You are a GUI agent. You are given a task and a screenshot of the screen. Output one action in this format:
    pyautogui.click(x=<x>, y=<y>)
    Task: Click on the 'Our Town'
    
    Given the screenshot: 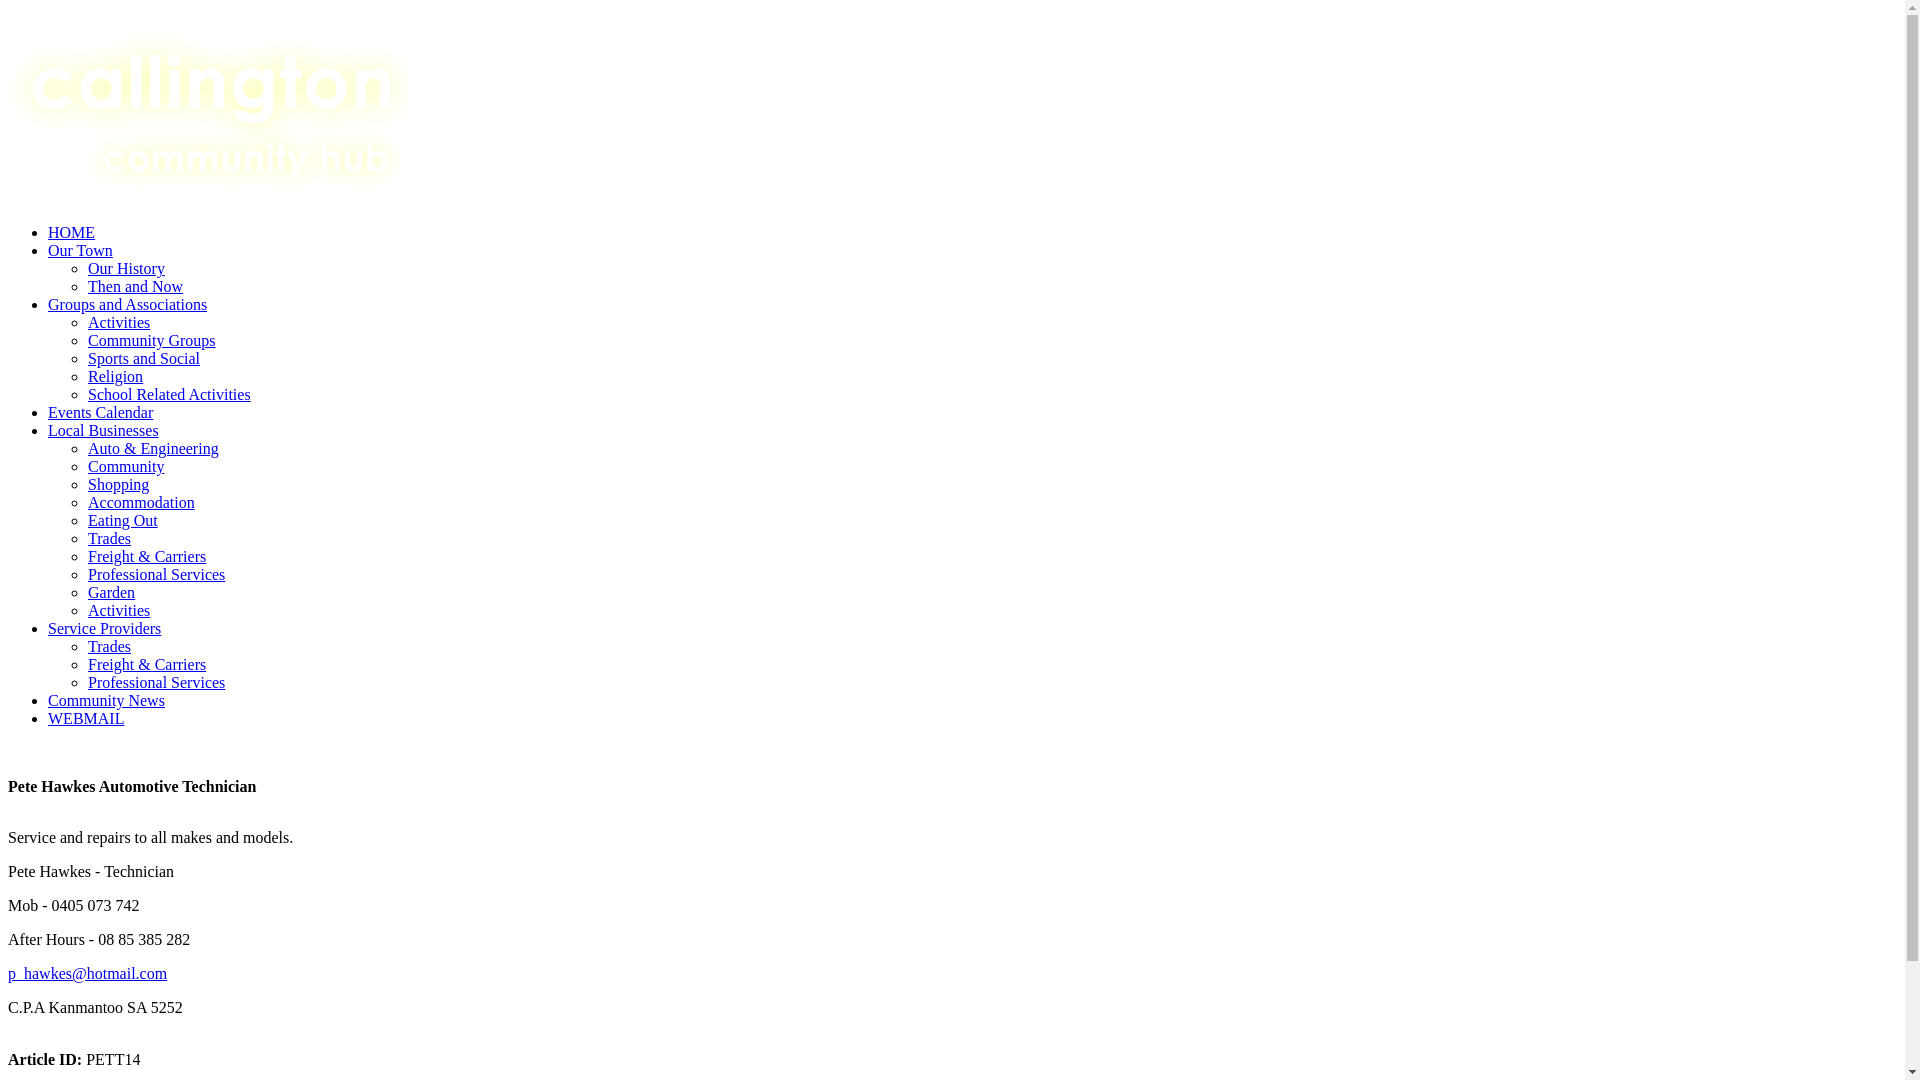 What is the action you would take?
    pyautogui.click(x=80, y=249)
    